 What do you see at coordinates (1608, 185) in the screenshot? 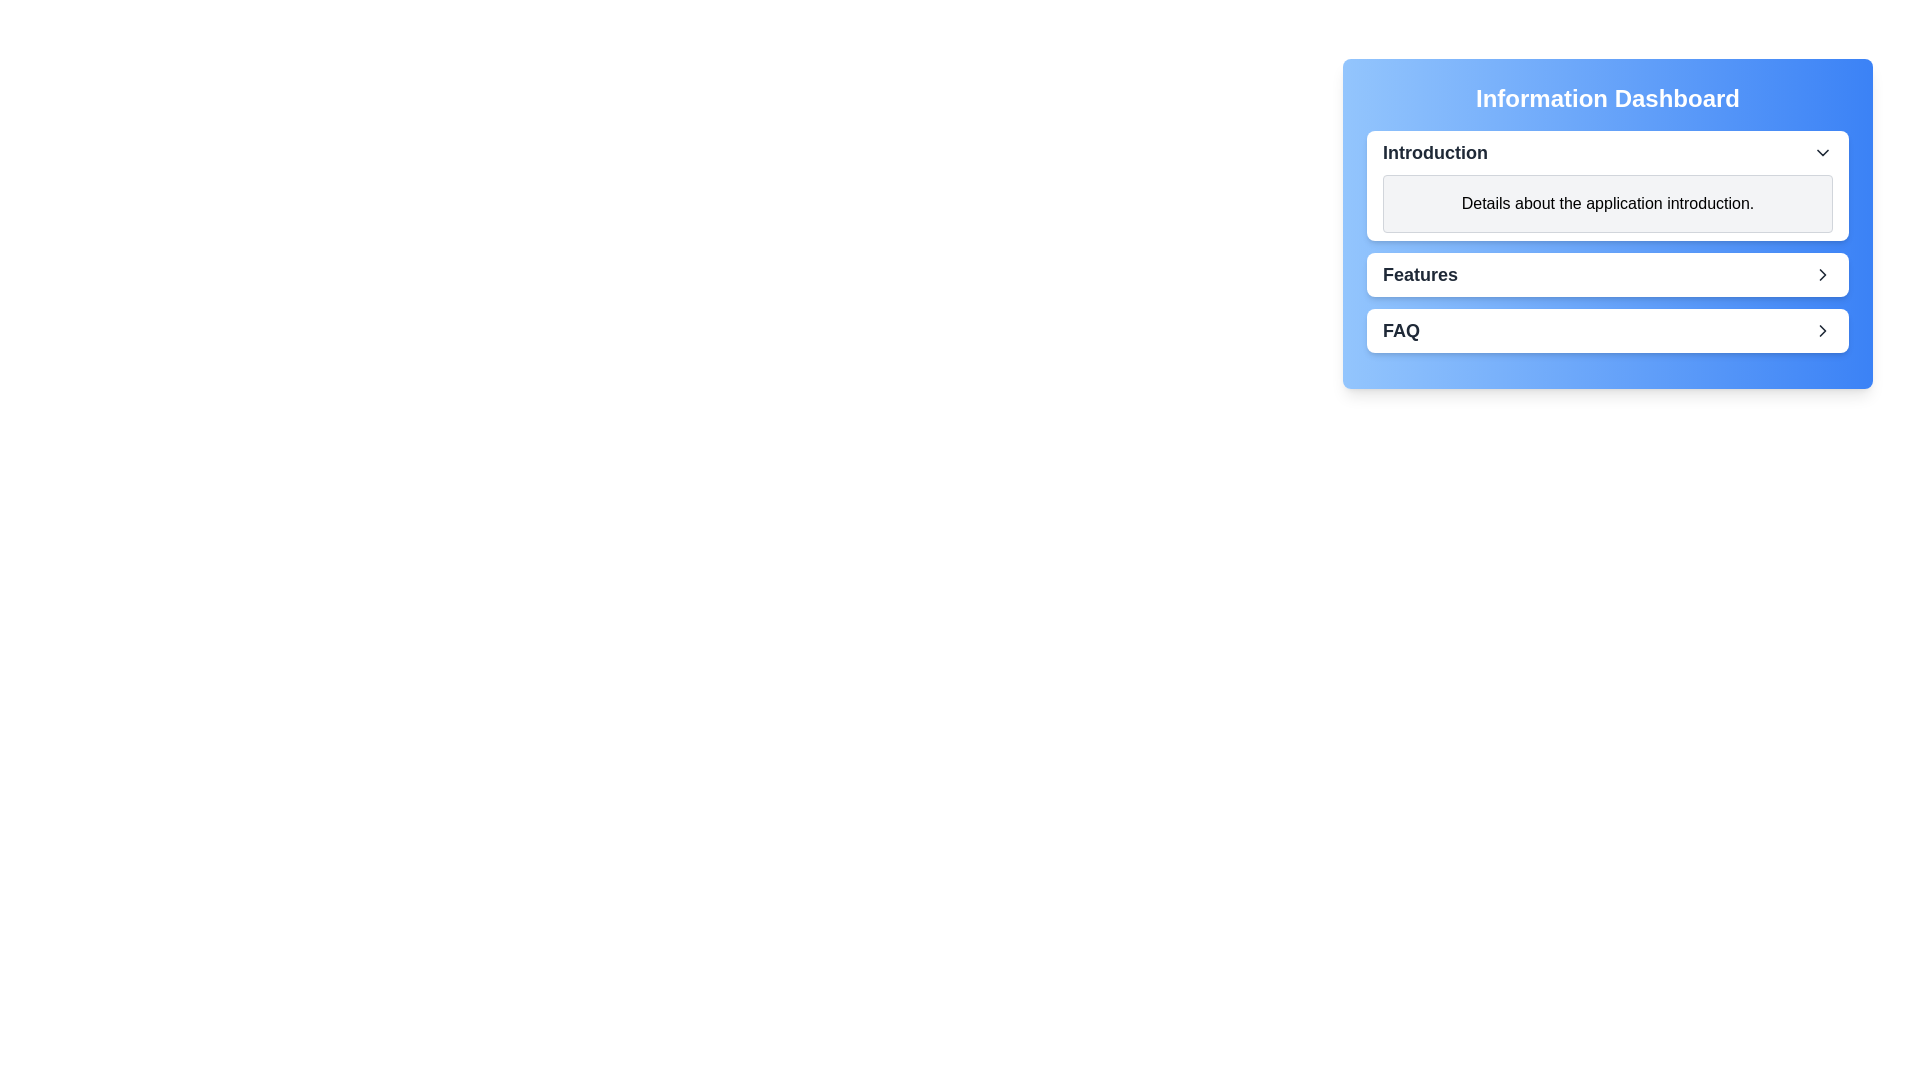
I see `the chevron icon of the first collapsible section located below the 'Information Dashboard' title` at bounding box center [1608, 185].